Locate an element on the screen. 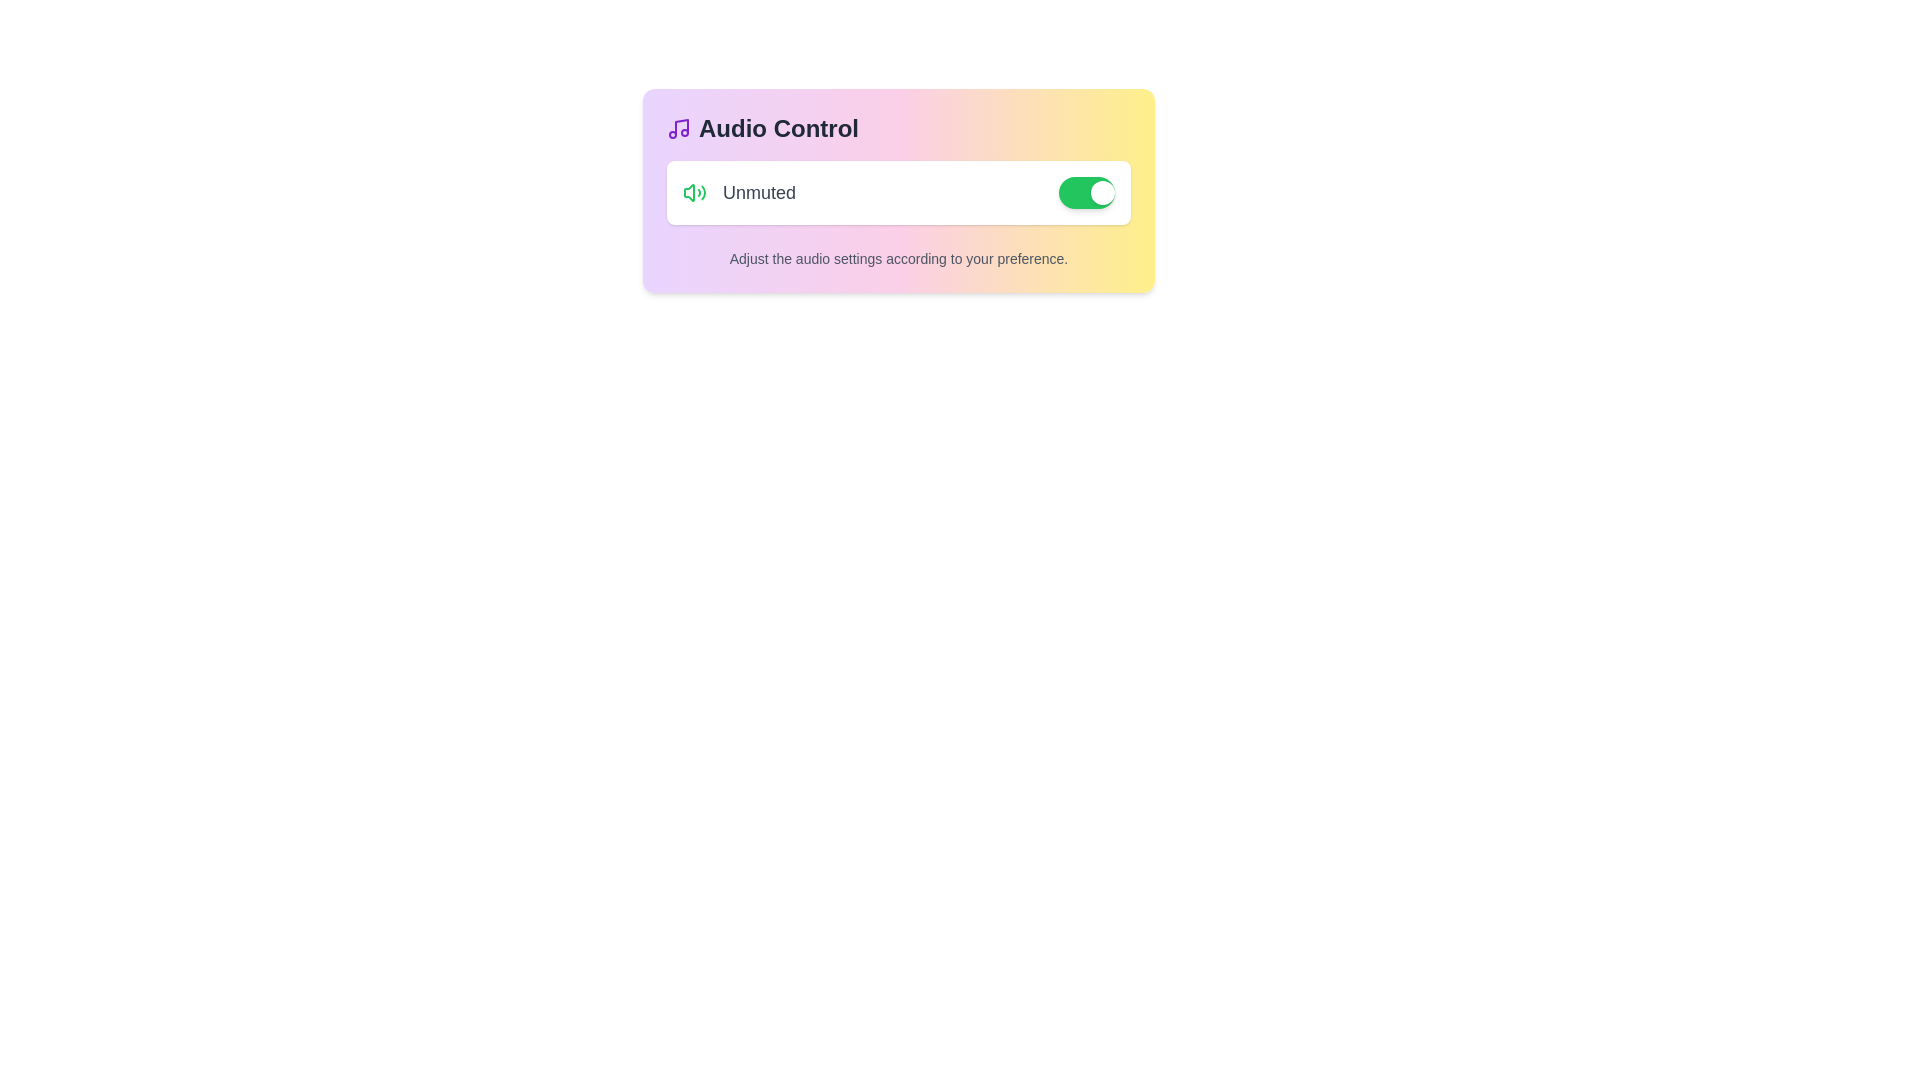 The width and height of the screenshot is (1920, 1080). the purple music note icon with rounded edges located in the 'Audio Control' section is located at coordinates (678, 128).